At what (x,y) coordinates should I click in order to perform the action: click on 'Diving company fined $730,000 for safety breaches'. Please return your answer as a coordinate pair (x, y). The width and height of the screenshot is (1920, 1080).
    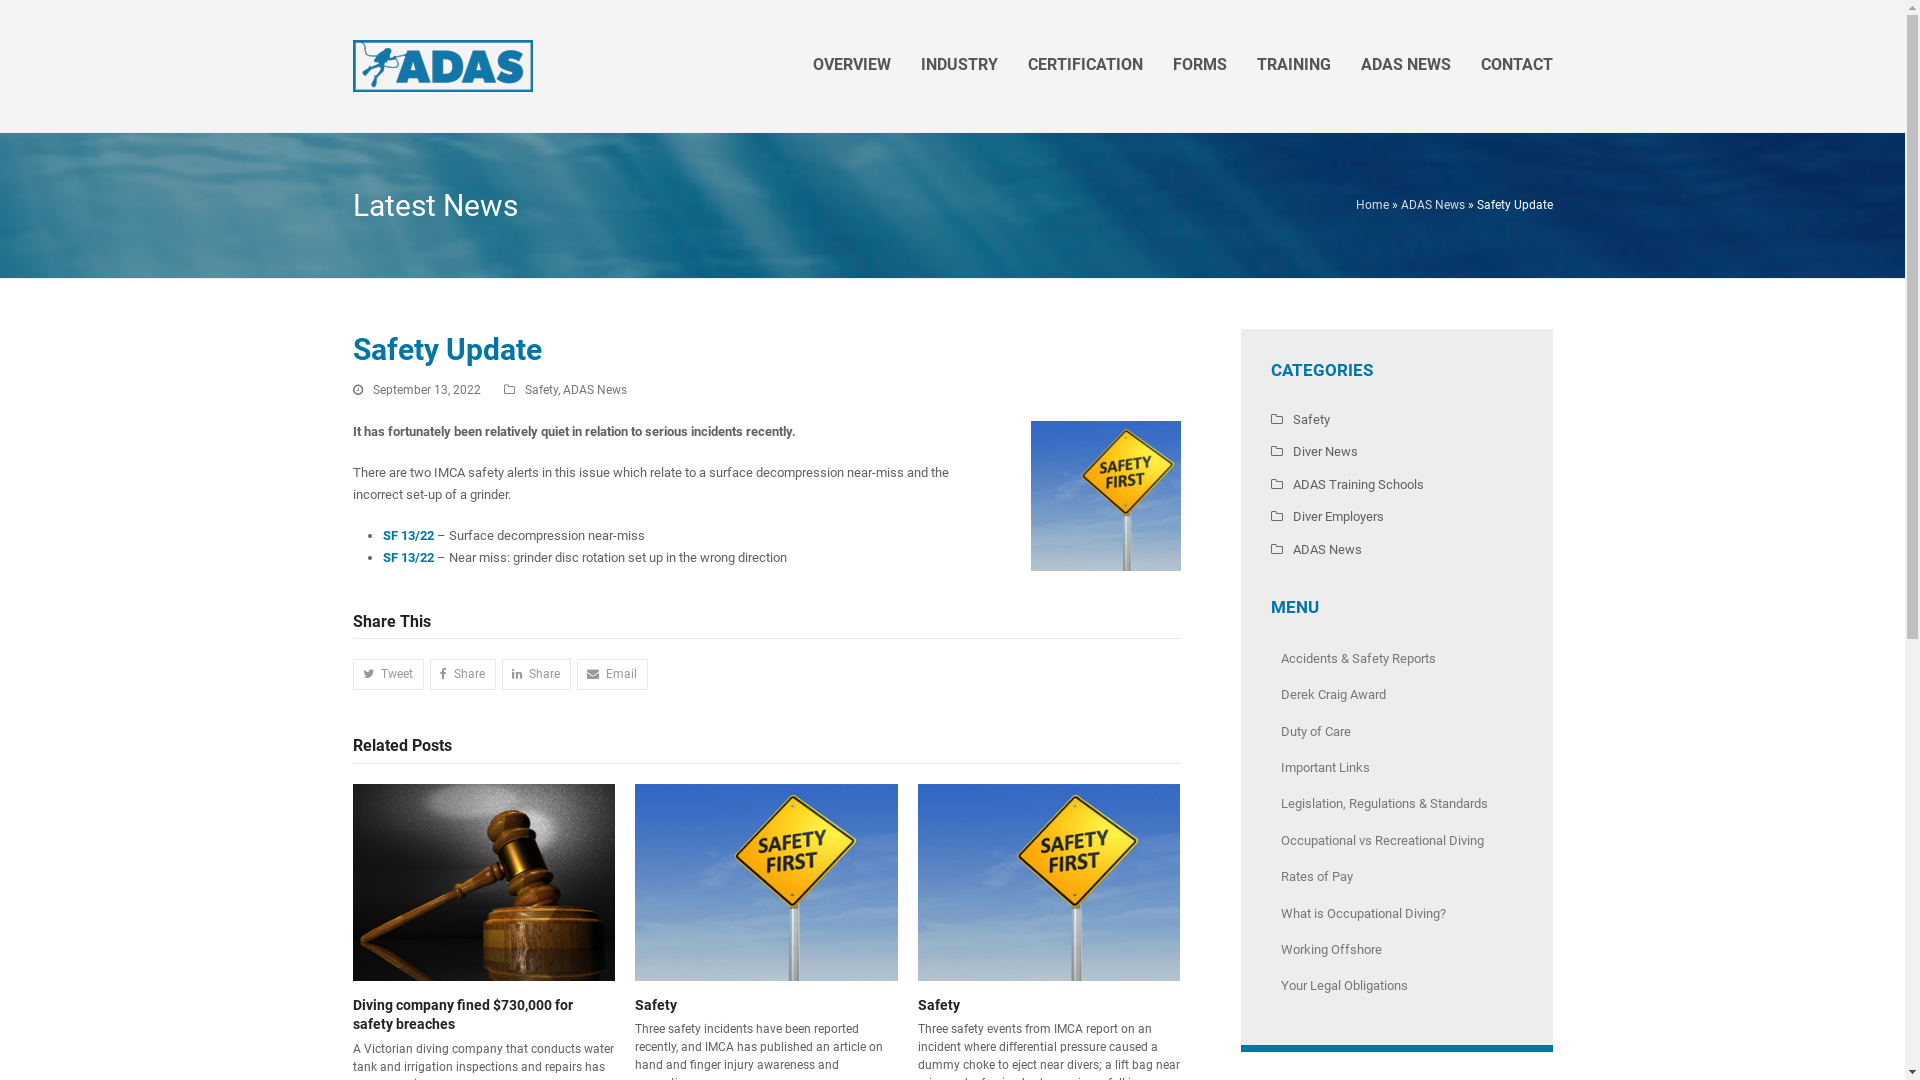
    Looking at the image, I should click on (460, 1014).